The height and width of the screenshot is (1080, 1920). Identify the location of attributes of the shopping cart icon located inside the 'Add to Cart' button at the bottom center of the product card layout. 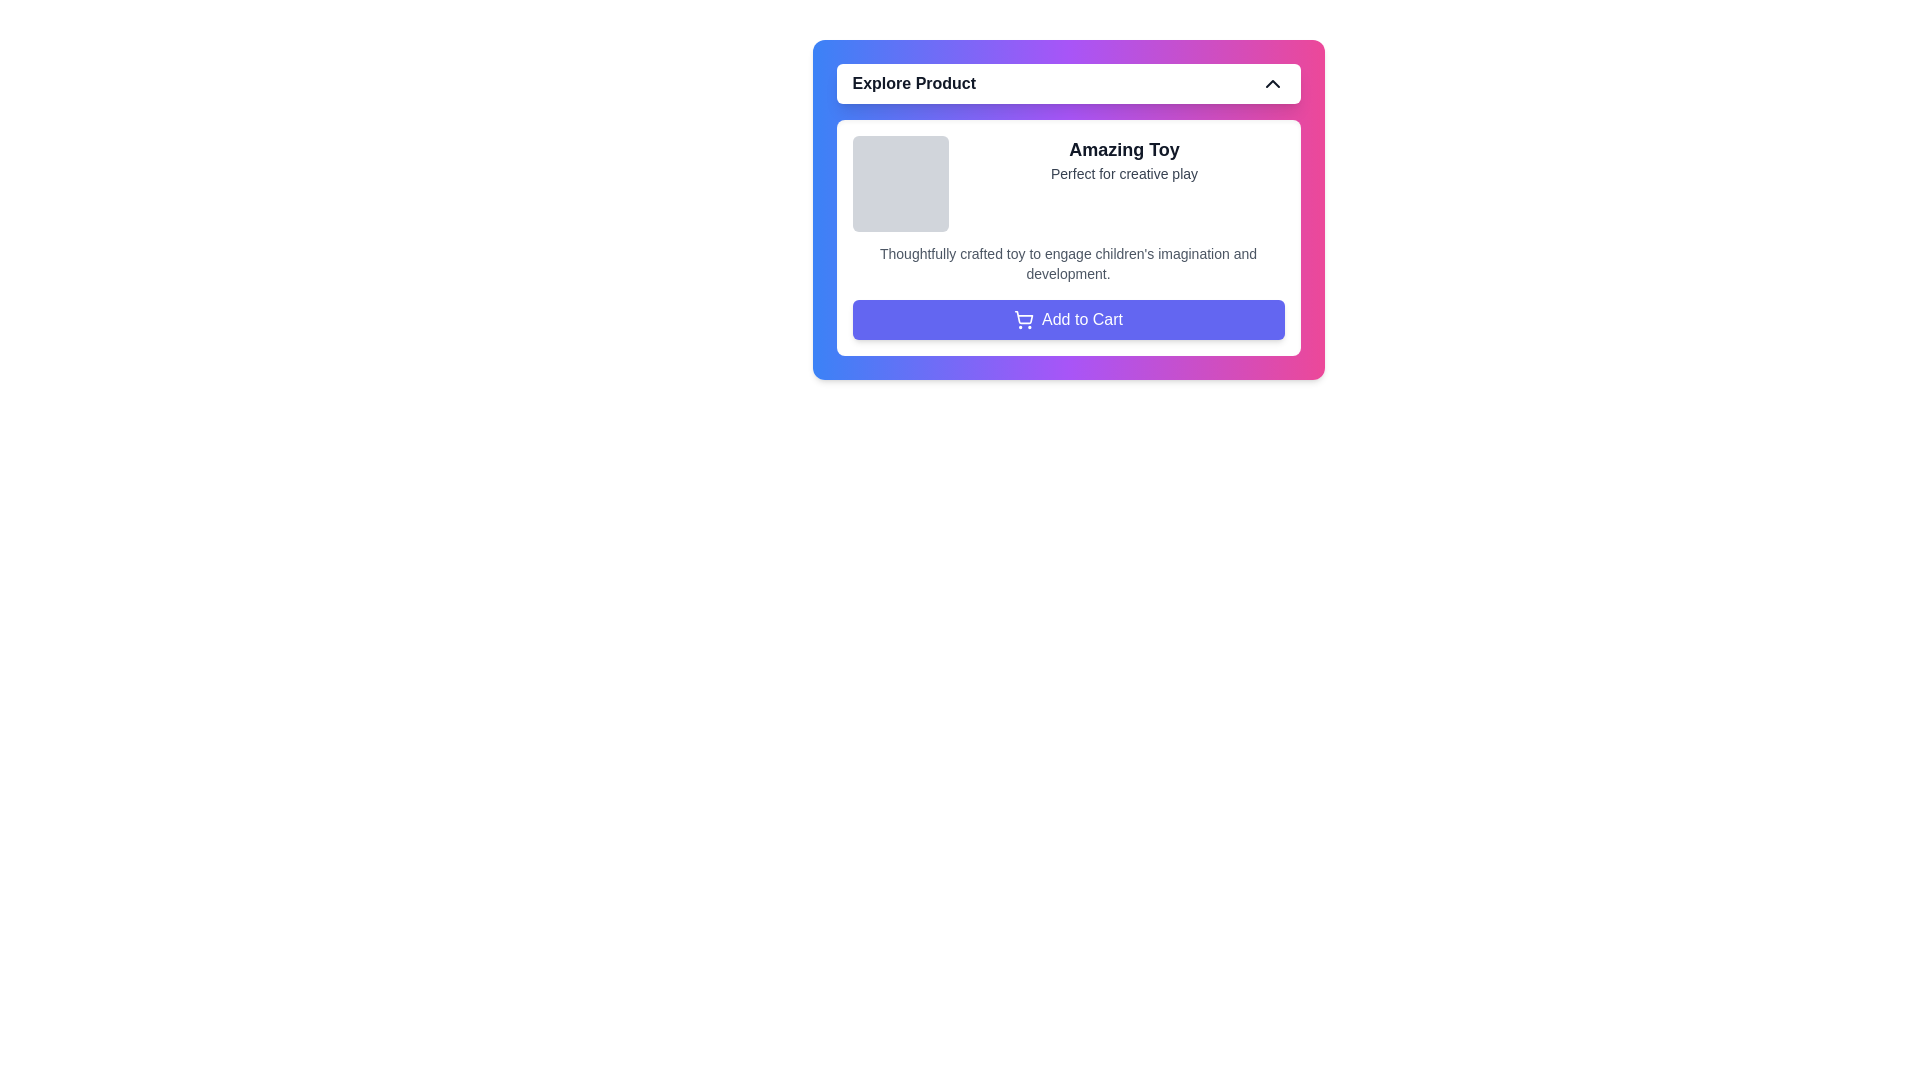
(1023, 319).